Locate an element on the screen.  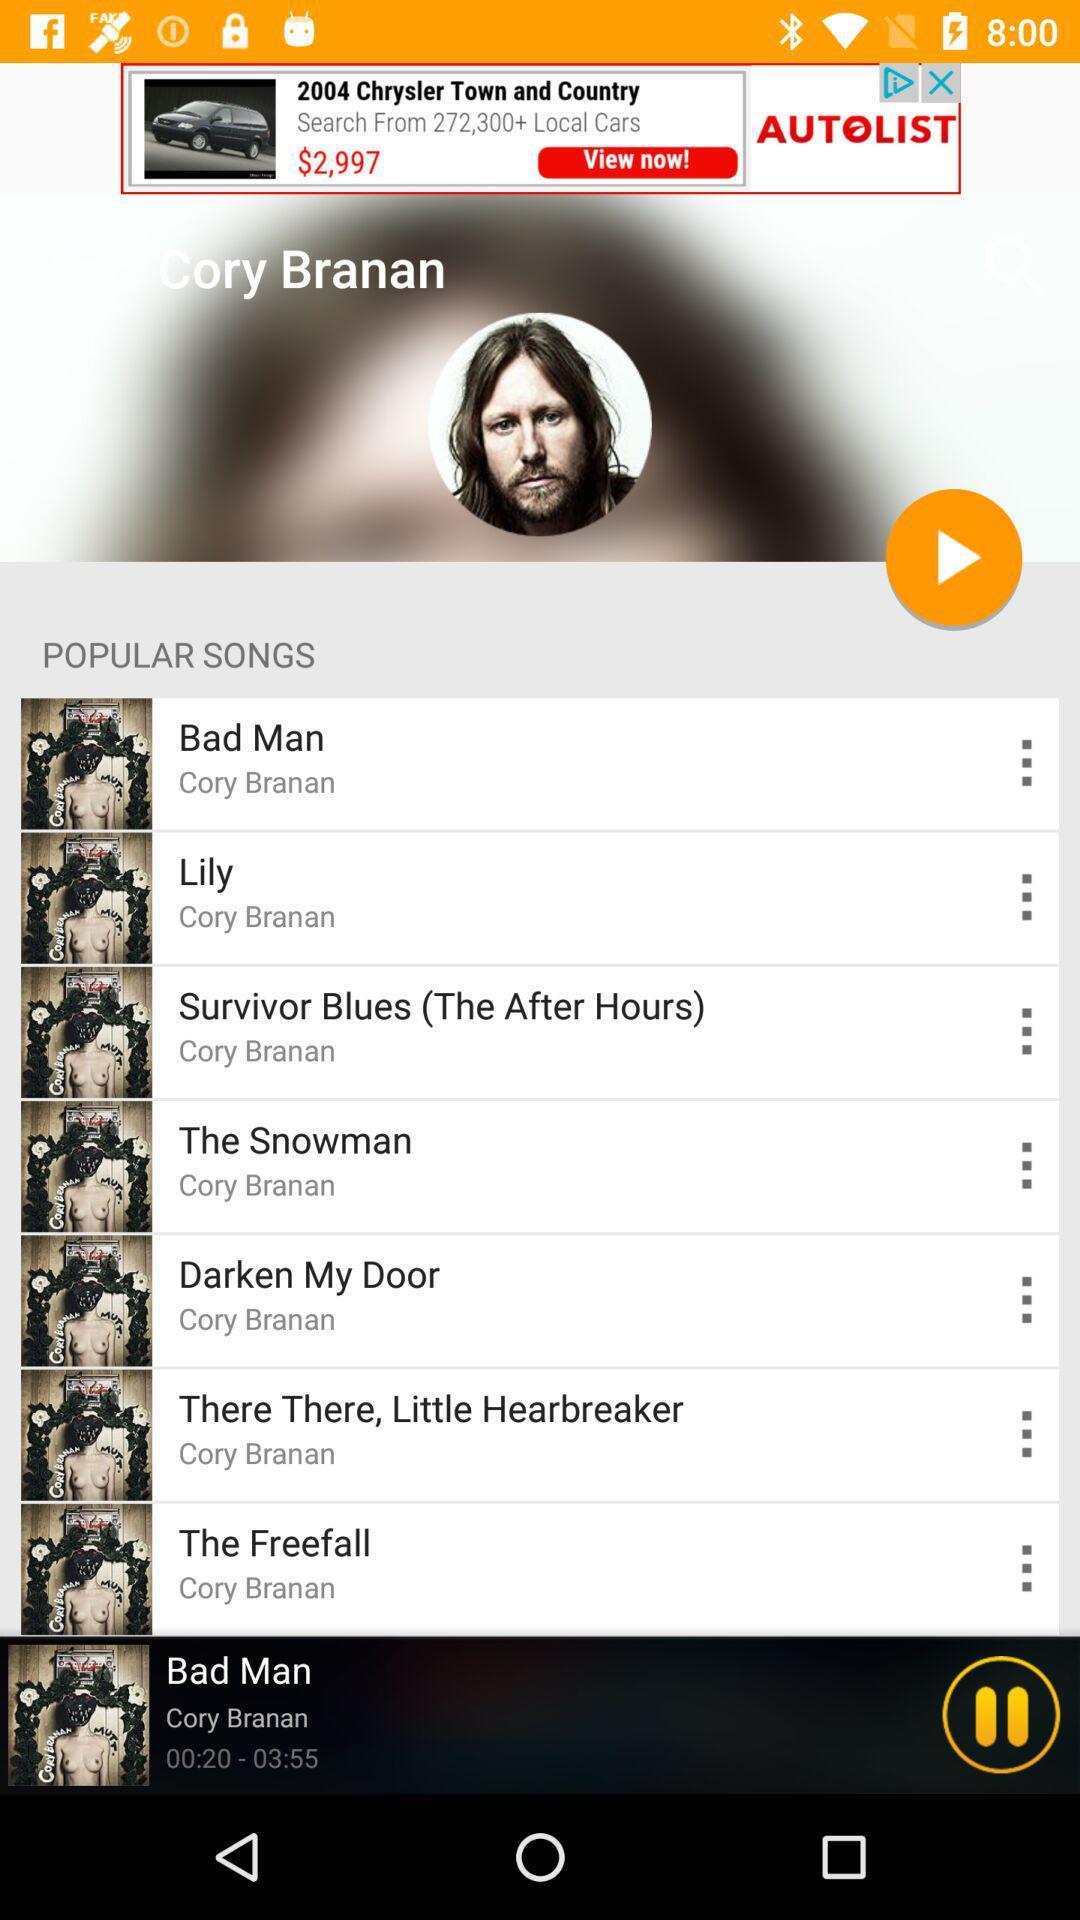
the more icon is located at coordinates (1027, 762).